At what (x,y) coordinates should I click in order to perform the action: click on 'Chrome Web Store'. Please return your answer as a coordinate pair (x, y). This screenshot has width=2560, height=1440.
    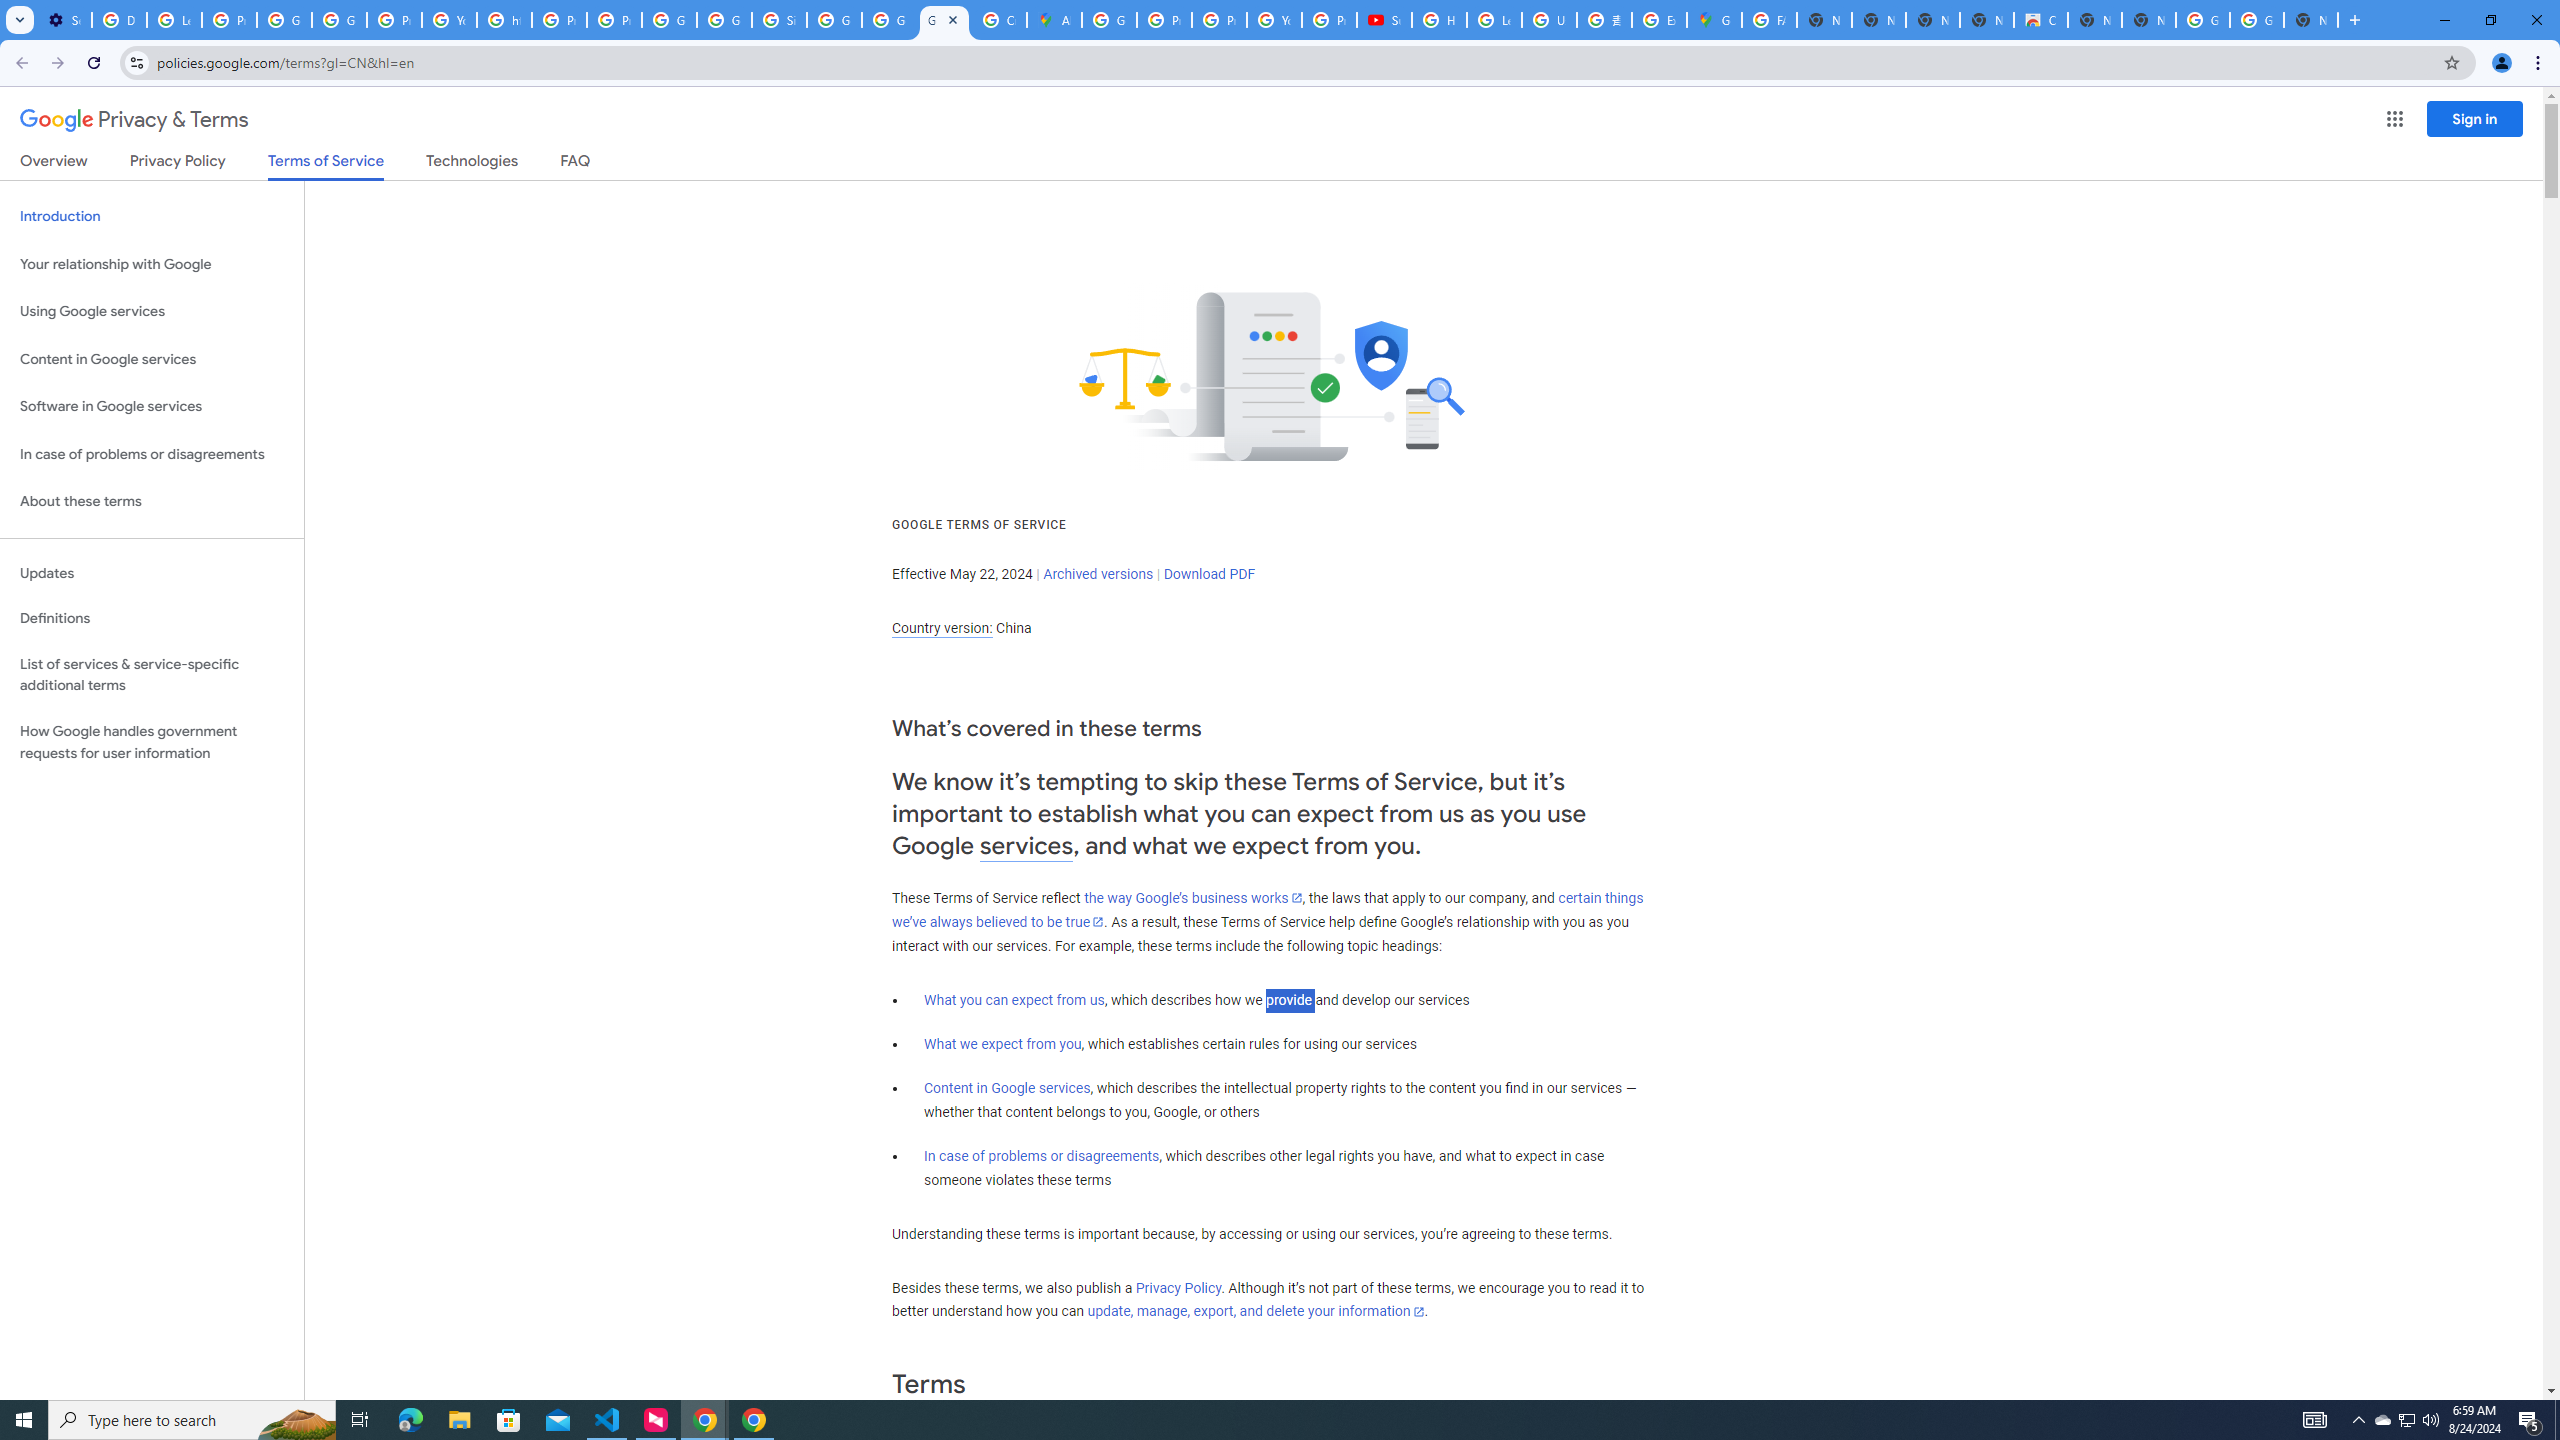
    Looking at the image, I should click on (2039, 19).